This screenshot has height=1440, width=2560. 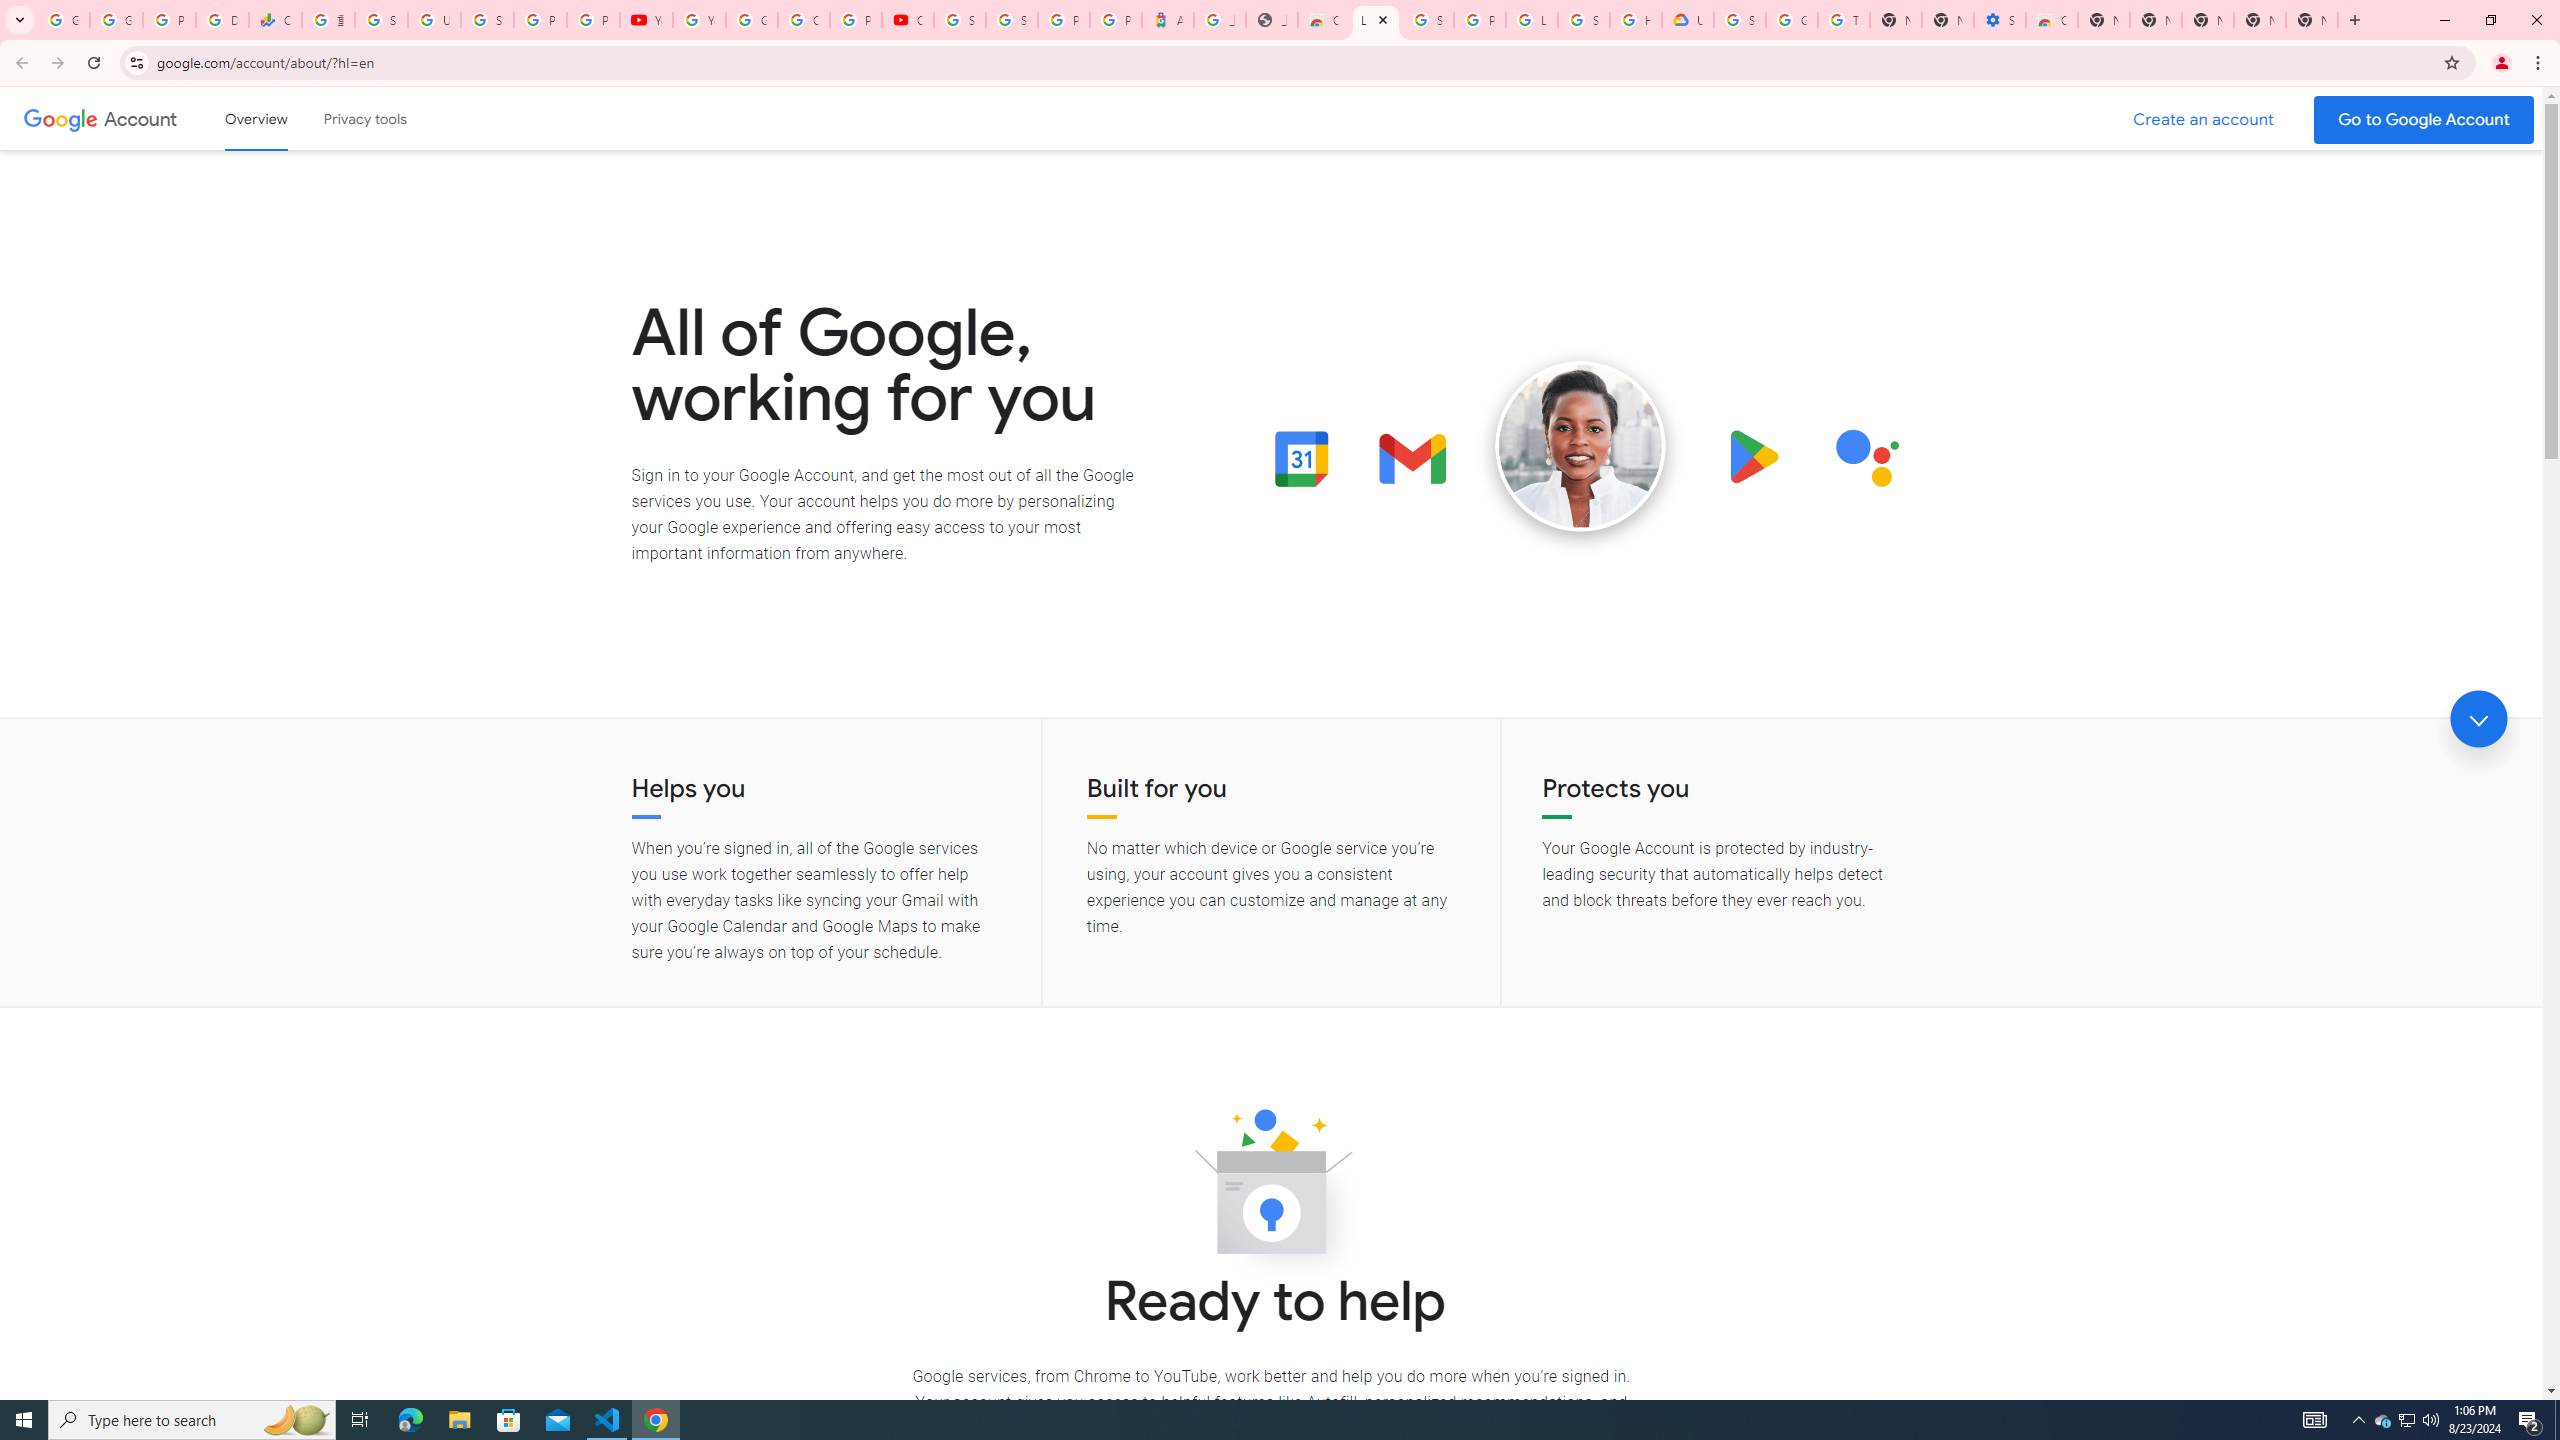 What do you see at coordinates (363, 118) in the screenshot?
I see `'Privacy tools'` at bounding box center [363, 118].